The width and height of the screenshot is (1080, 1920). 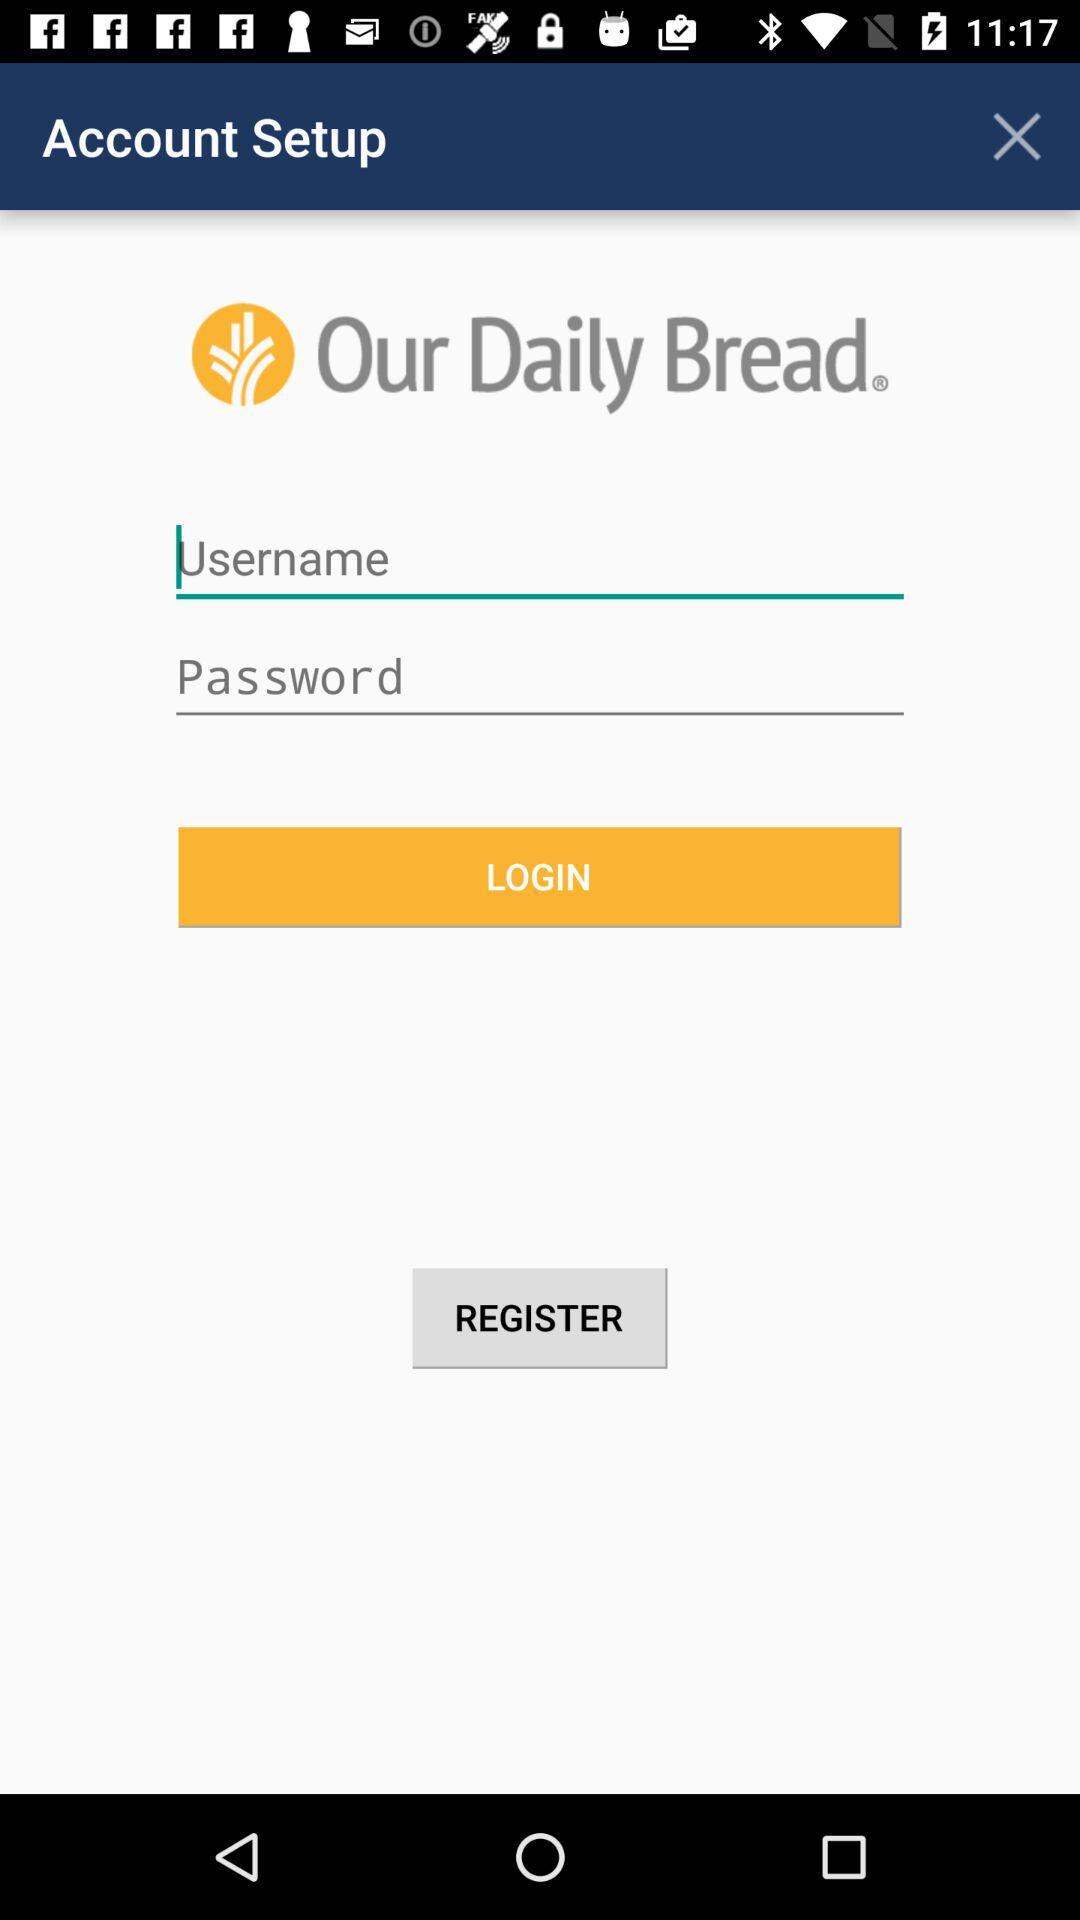 I want to click on item at the top right corner, so click(x=1017, y=135).